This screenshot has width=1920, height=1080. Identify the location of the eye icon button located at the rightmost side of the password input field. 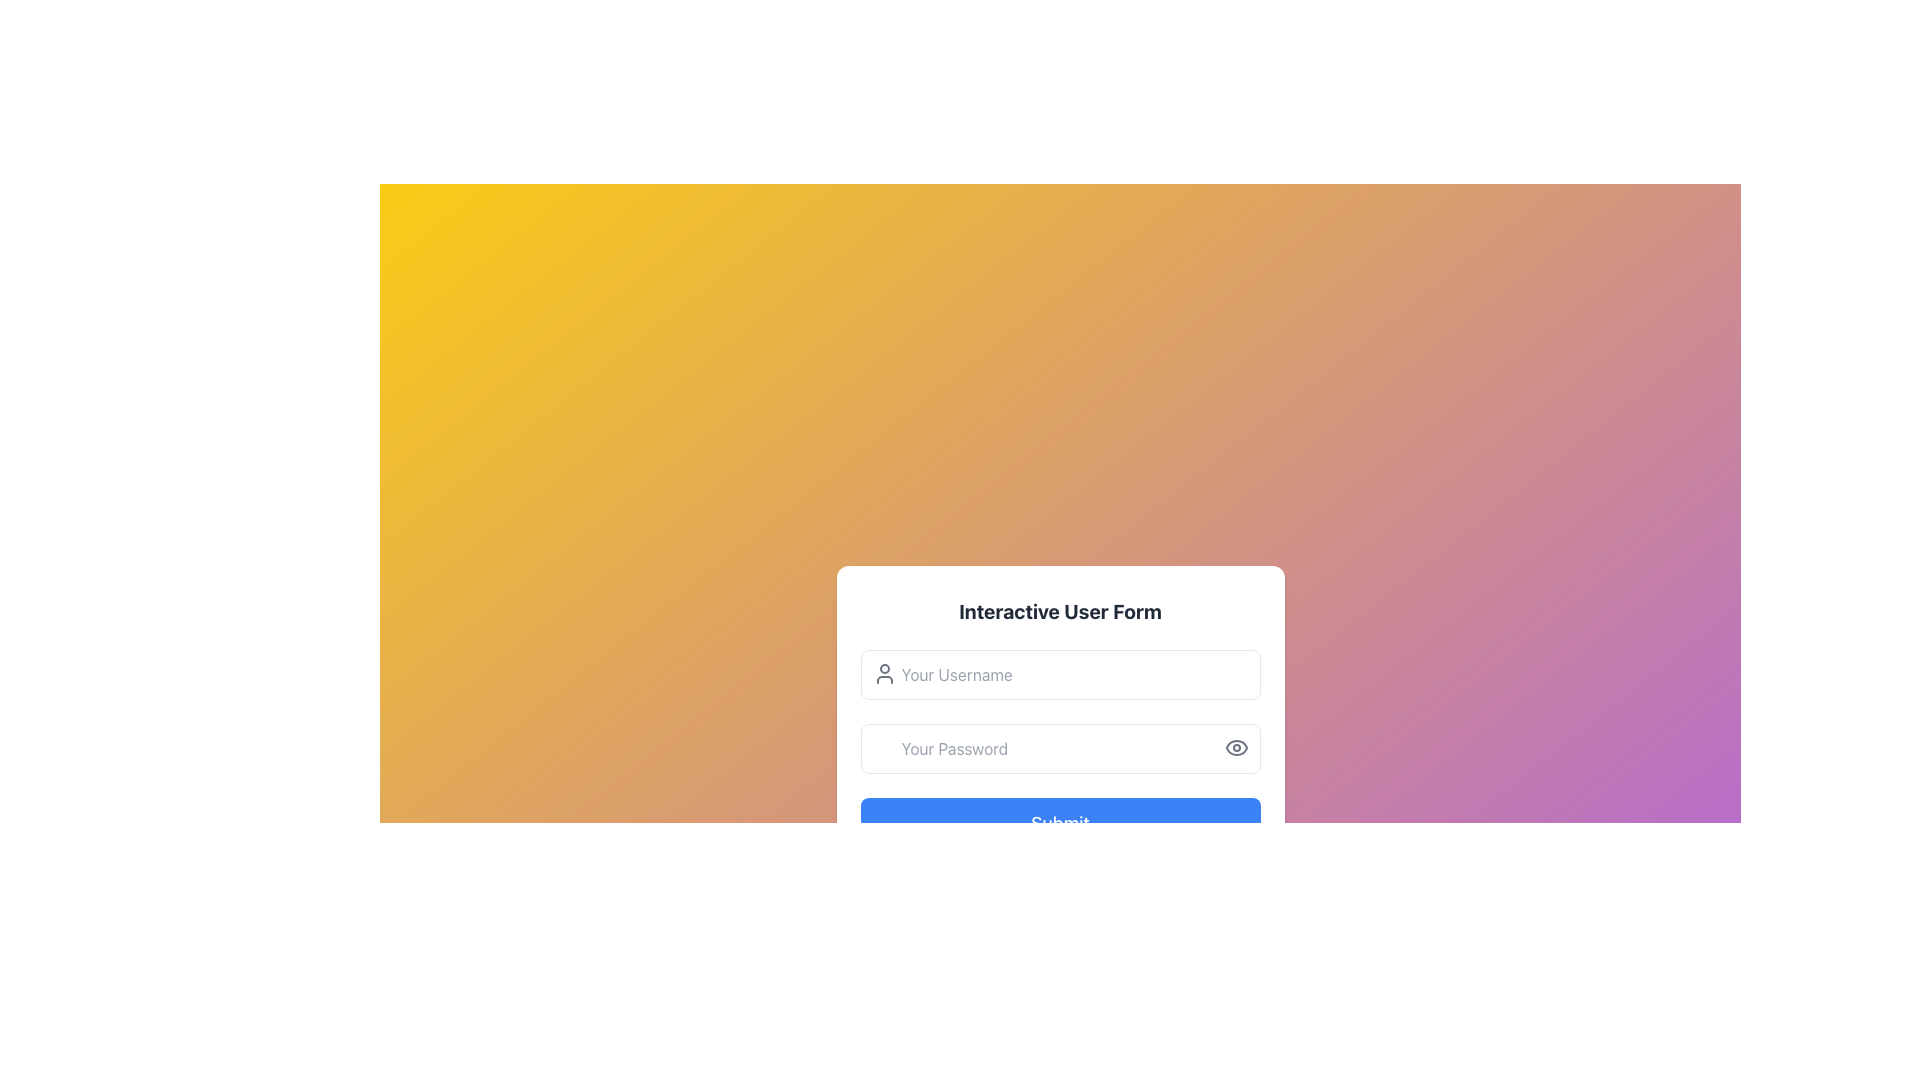
(1235, 748).